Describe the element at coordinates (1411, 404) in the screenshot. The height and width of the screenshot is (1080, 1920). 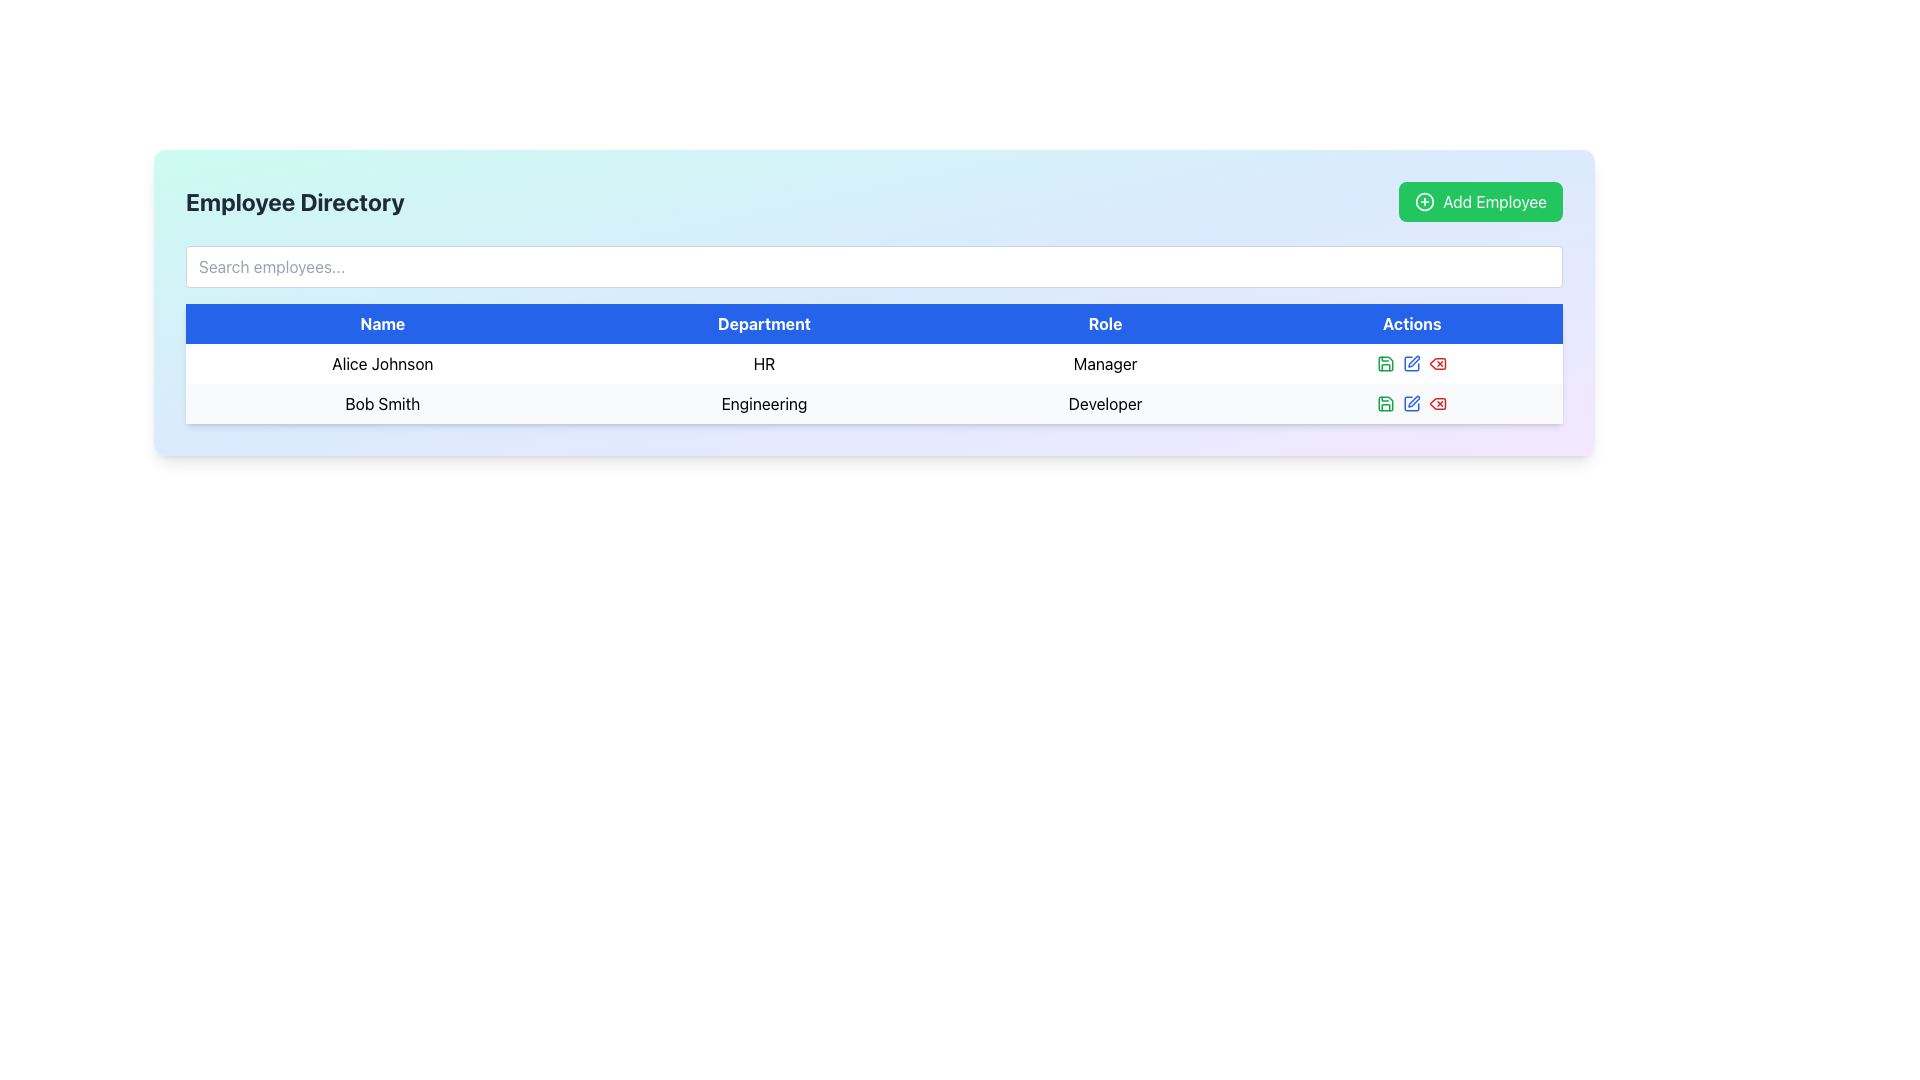
I see `the individual action icons in the control panel for the 'Bob Smith' entry, which is the last column in the employee directory table` at that location.